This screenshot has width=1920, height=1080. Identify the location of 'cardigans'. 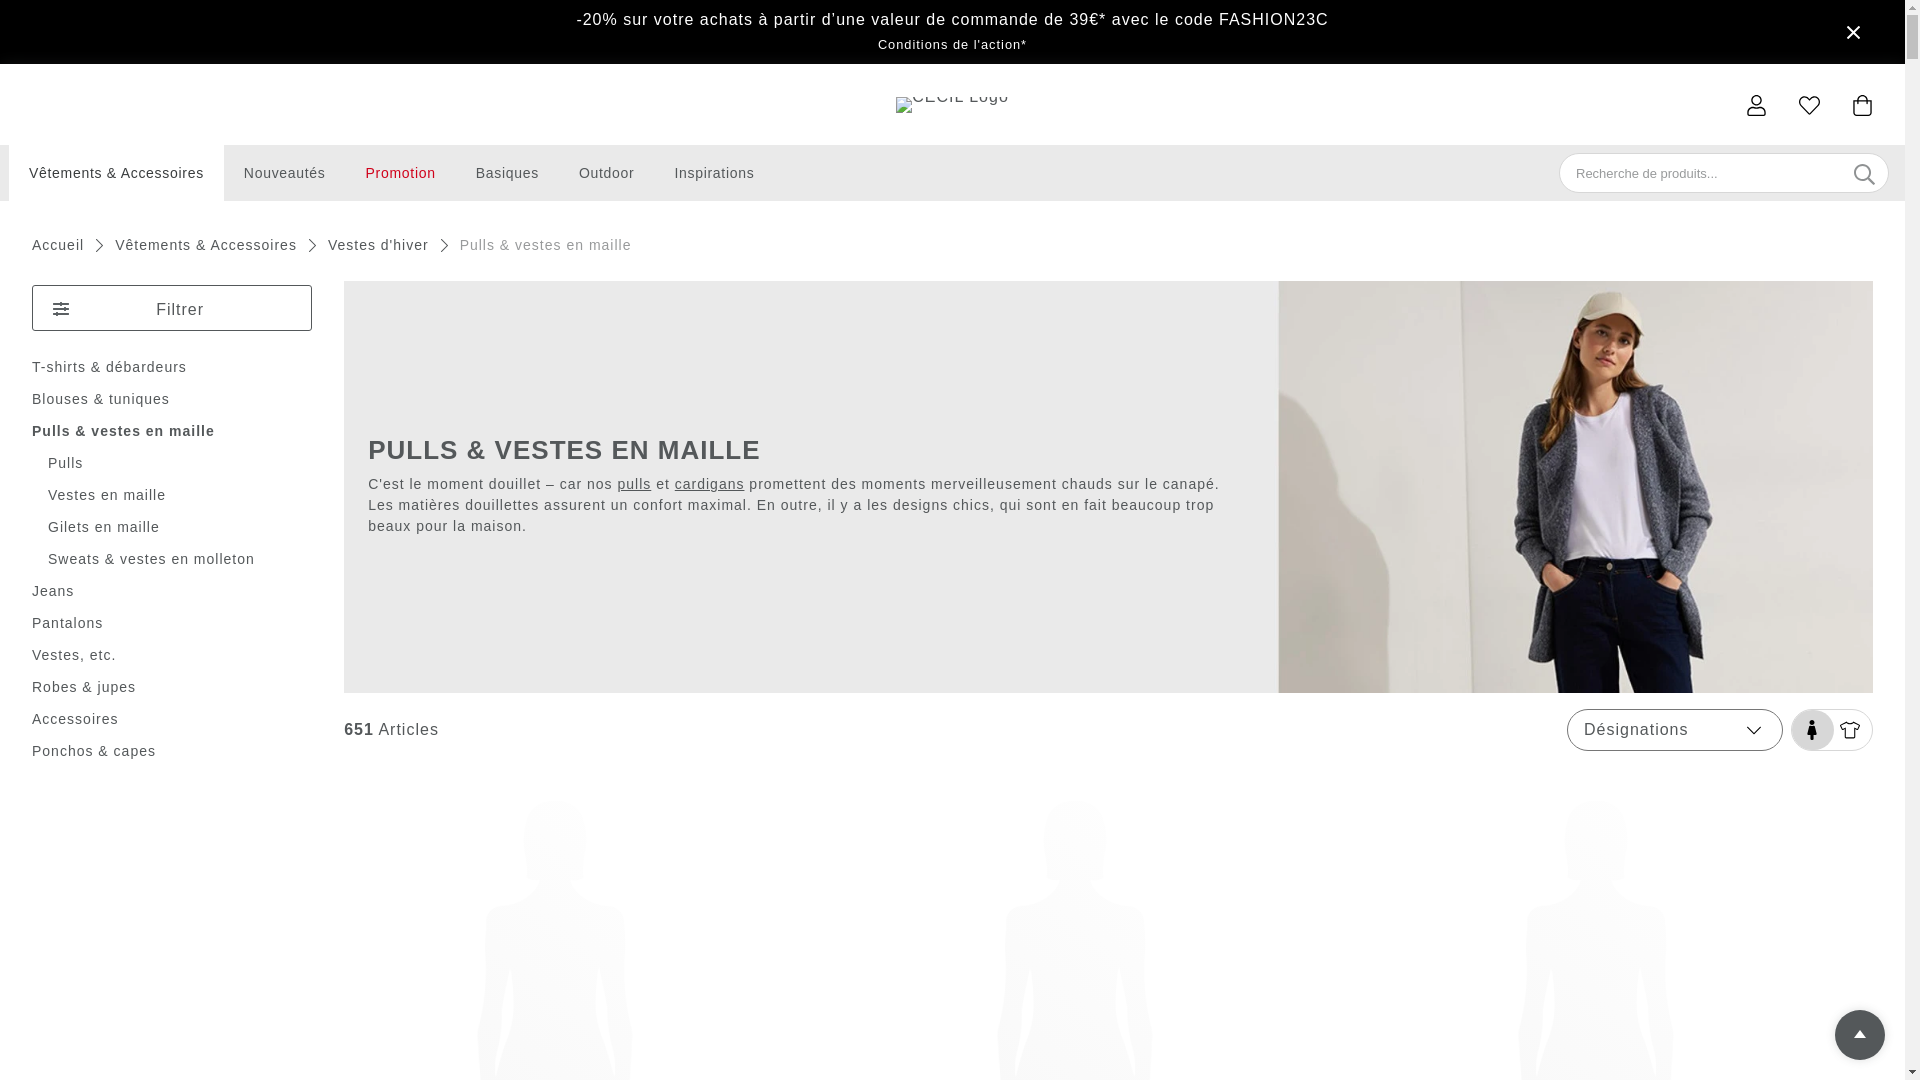
(710, 483).